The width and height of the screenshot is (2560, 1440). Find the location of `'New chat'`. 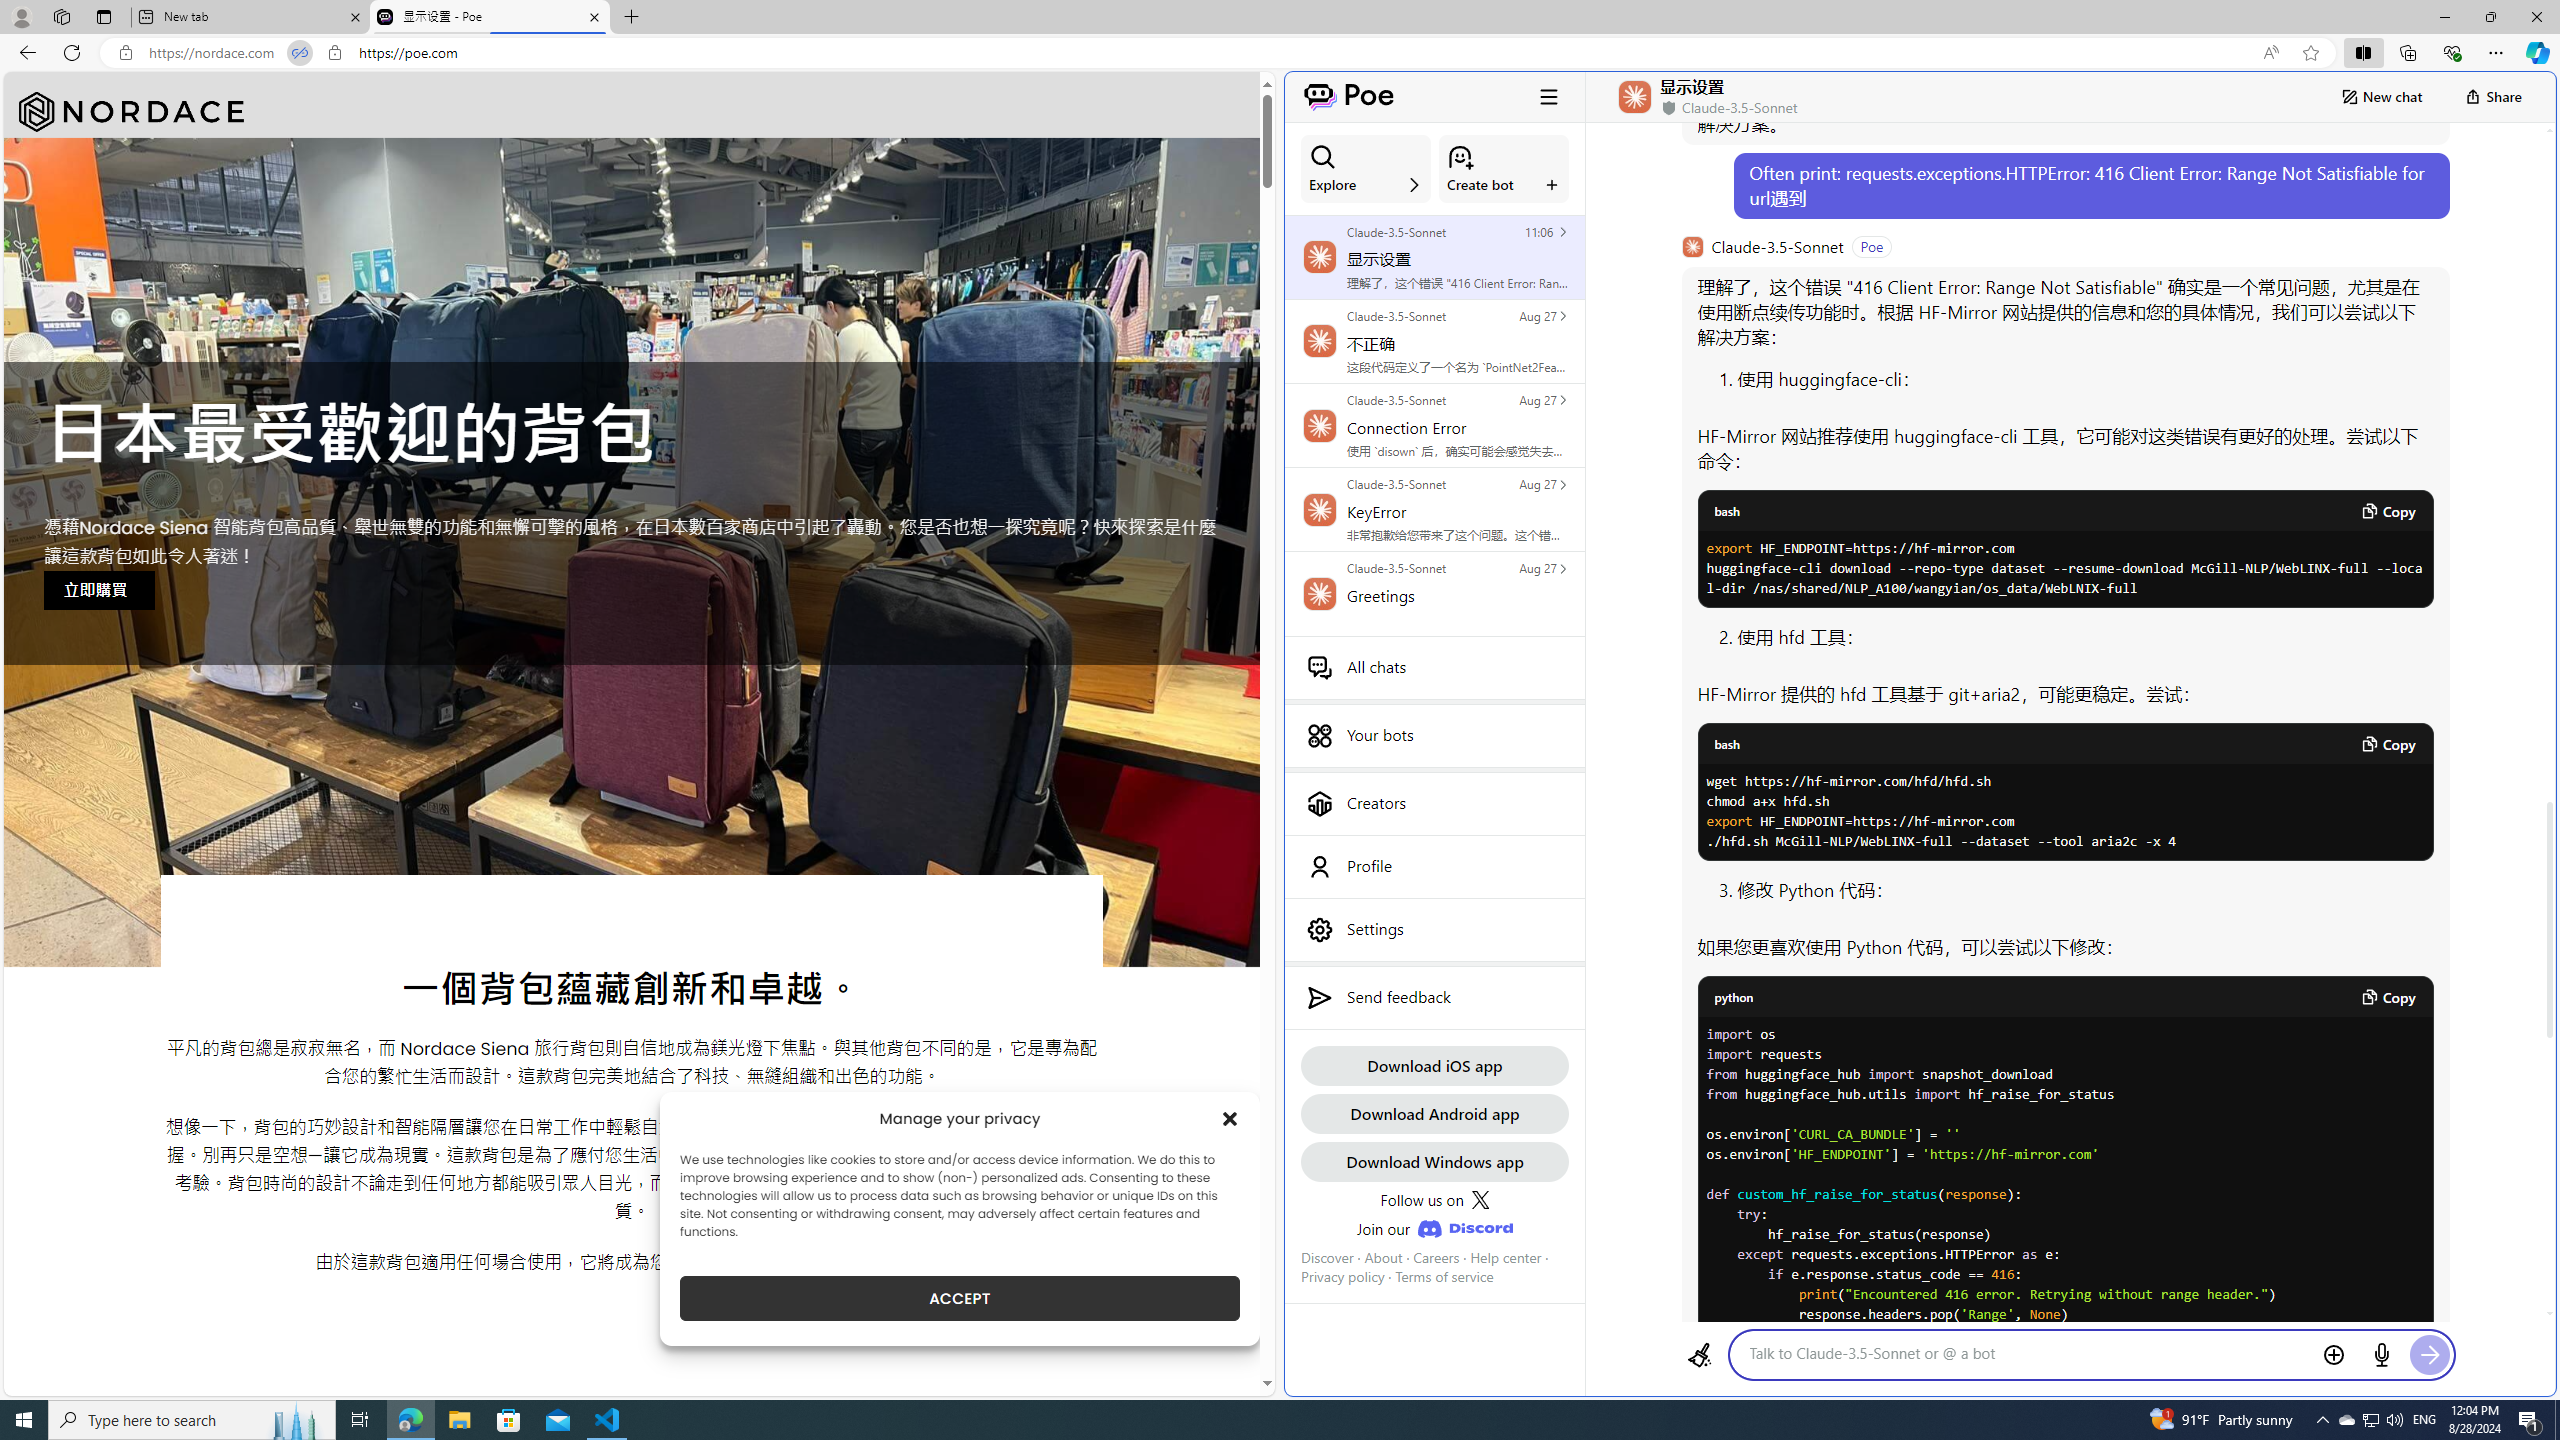

'New chat' is located at coordinates (2380, 95).